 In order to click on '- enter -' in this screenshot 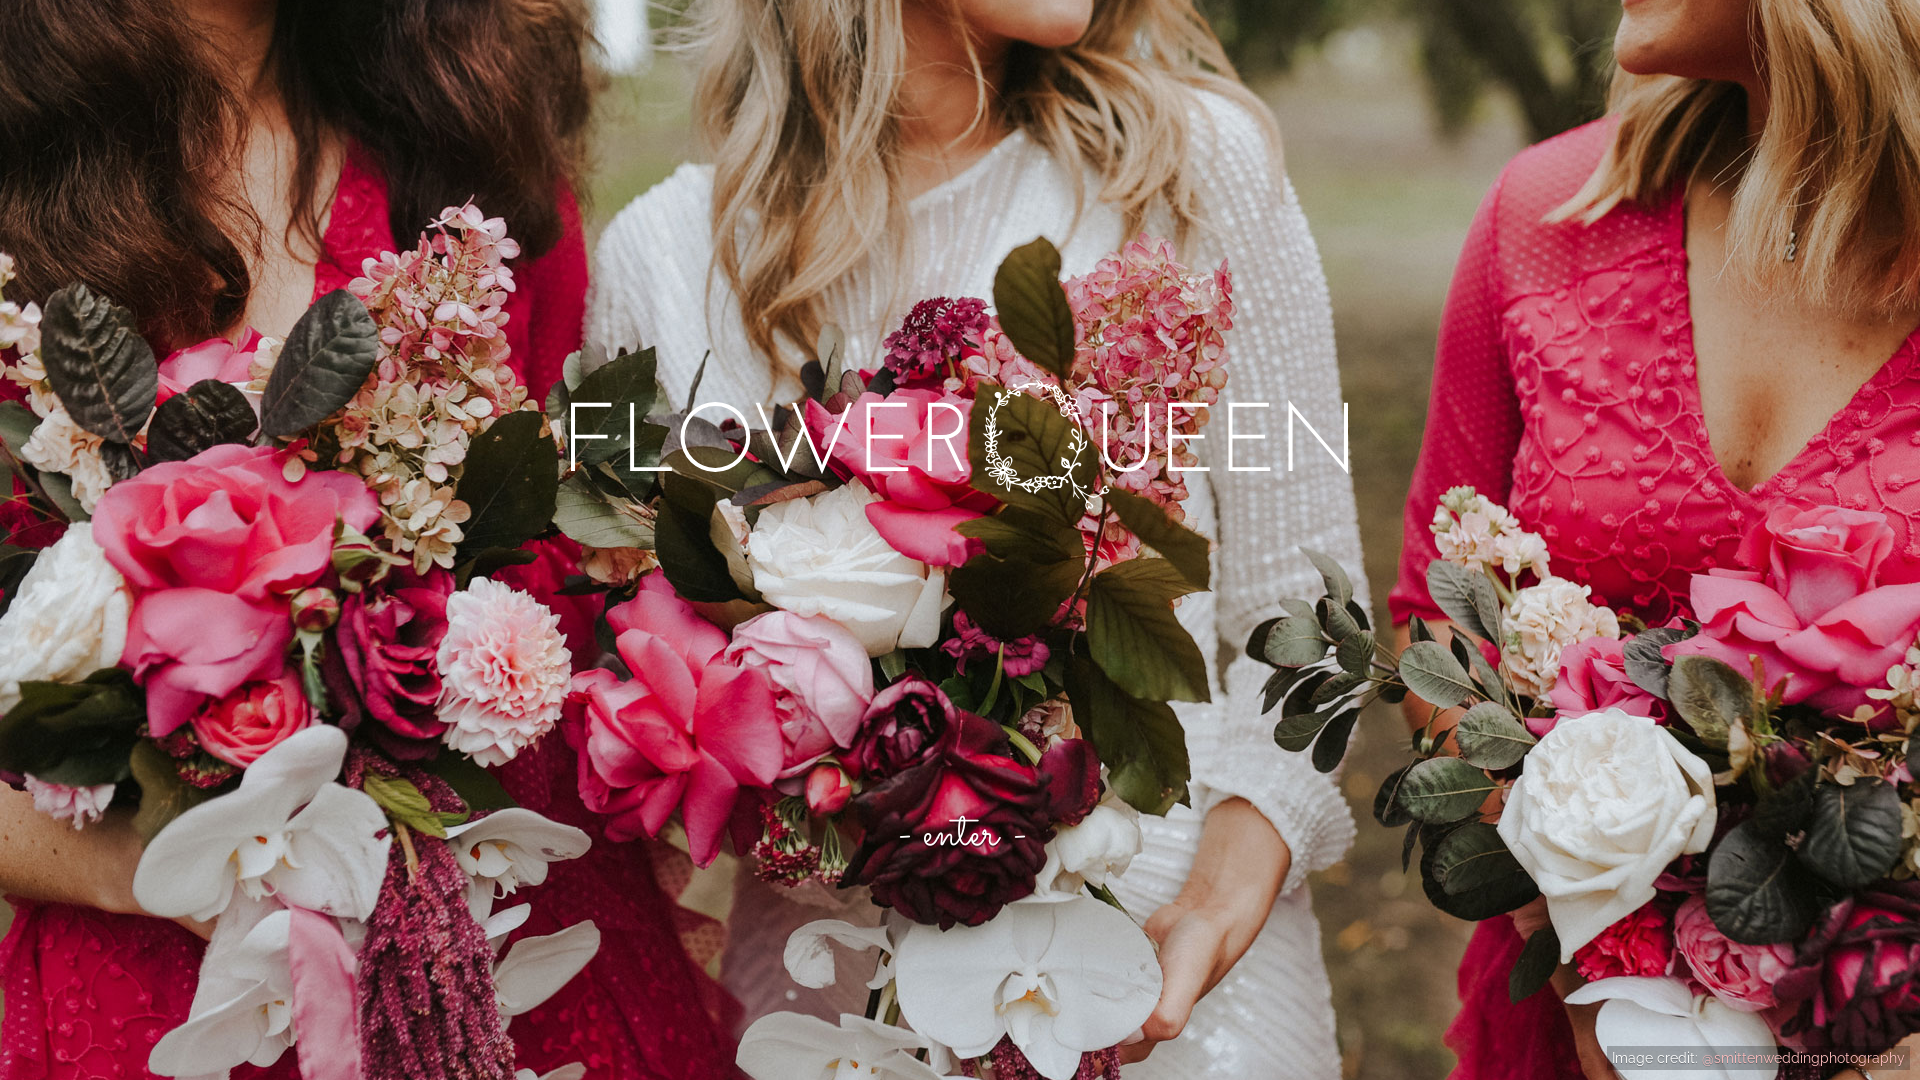, I will do `click(960, 834)`.